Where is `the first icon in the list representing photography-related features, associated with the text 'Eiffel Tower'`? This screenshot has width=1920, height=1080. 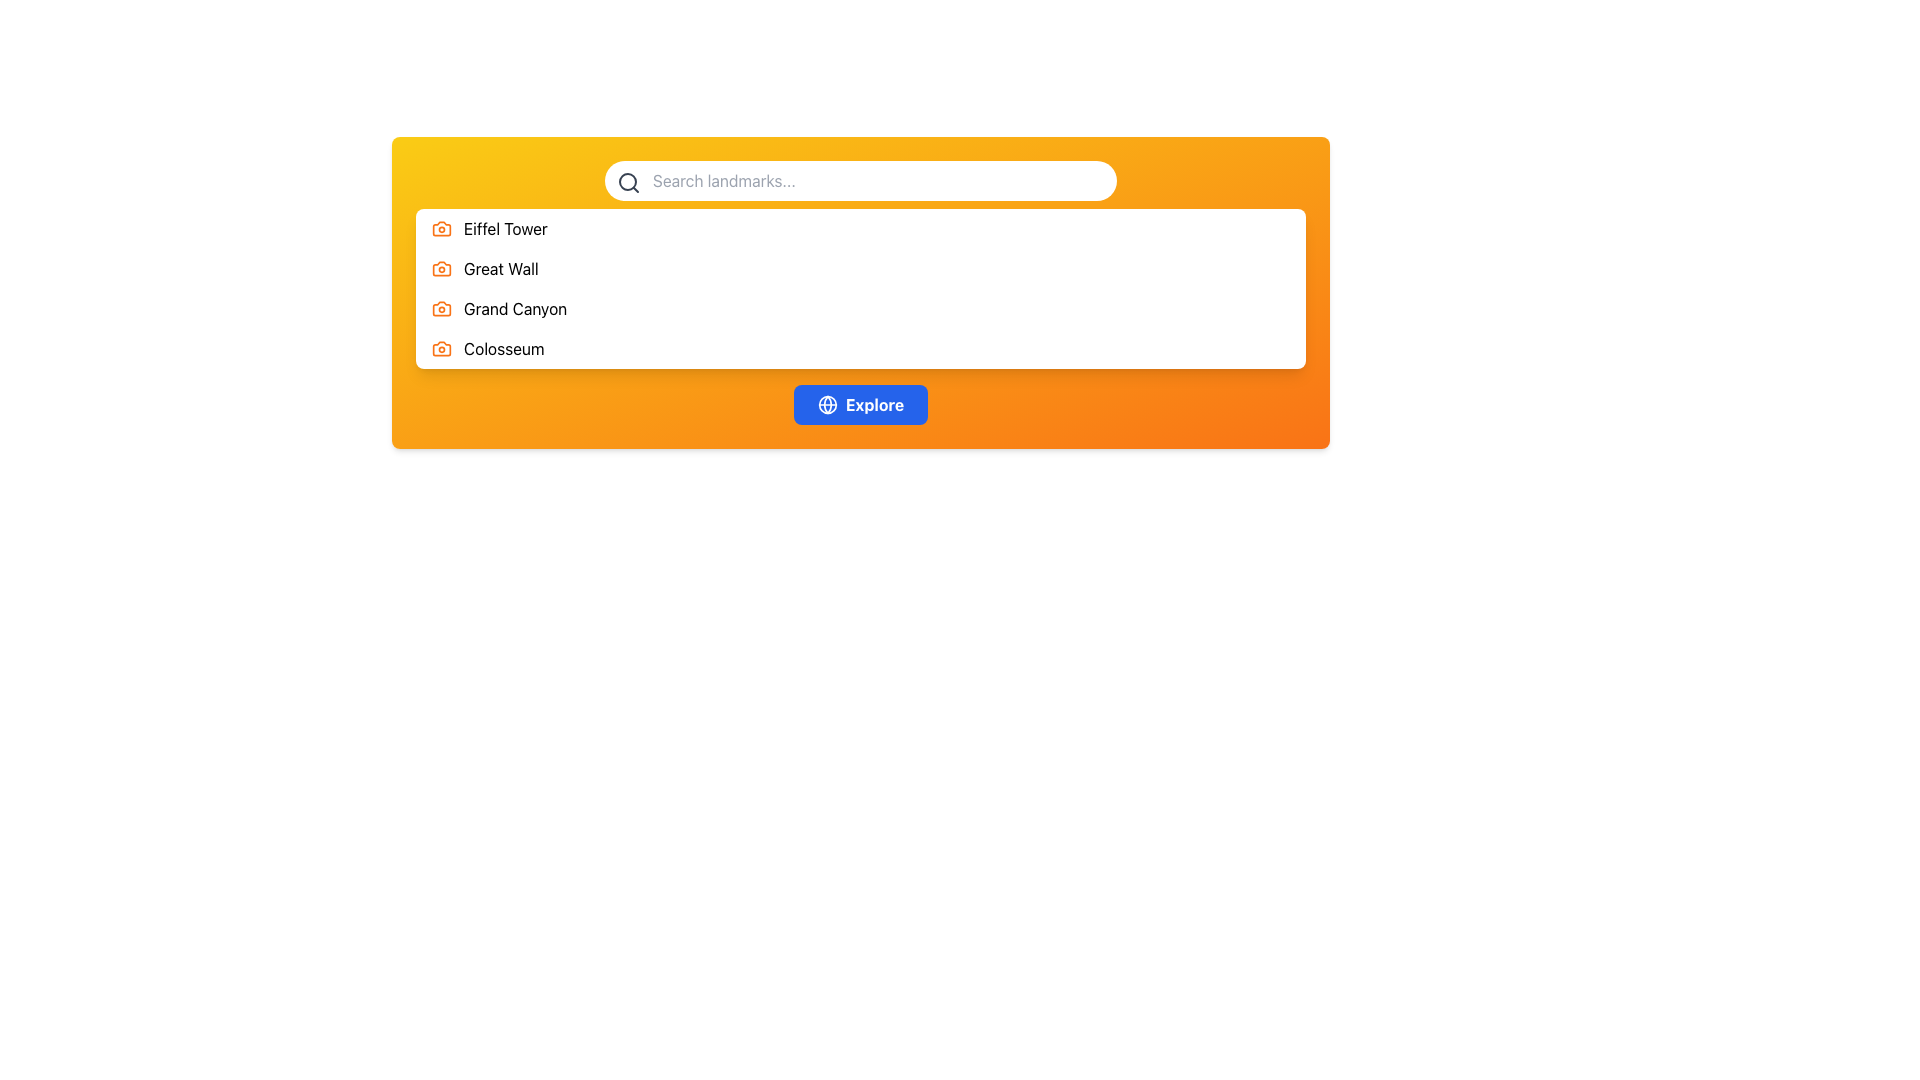
the first icon in the list representing photography-related features, associated with the text 'Eiffel Tower' is located at coordinates (440, 227).